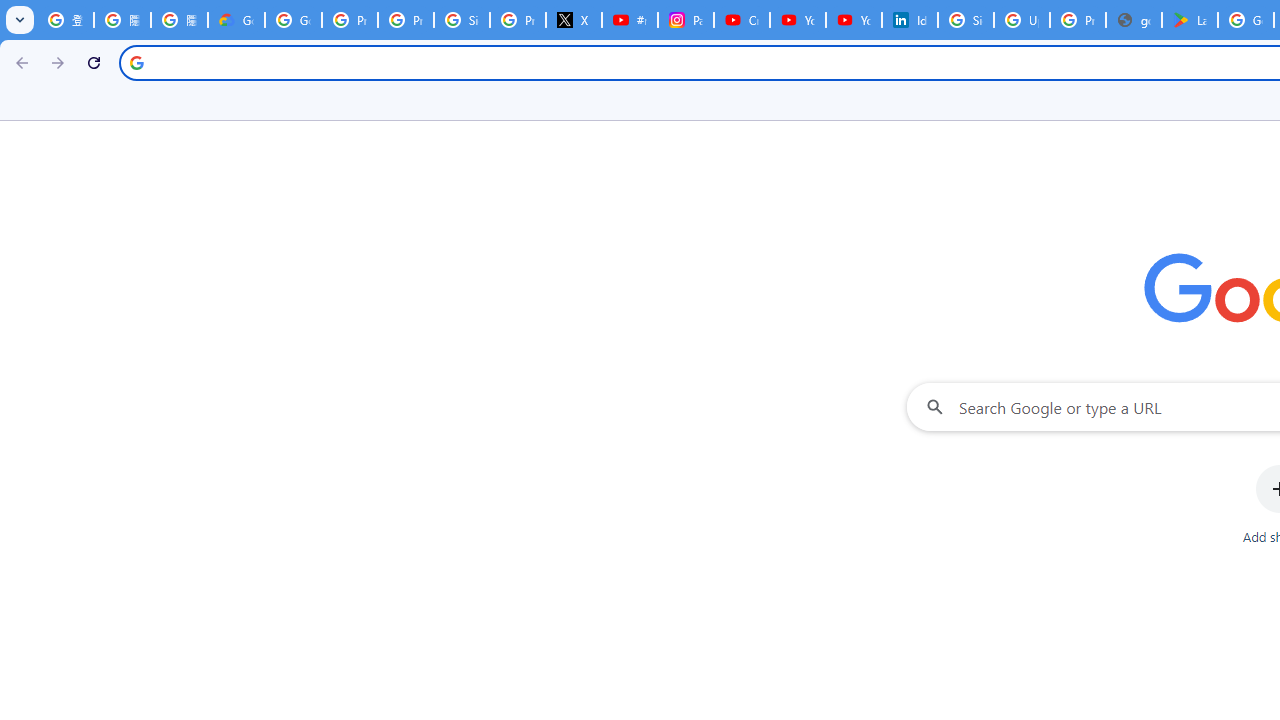  Describe the element at coordinates (966, 20) in the screenshot. I see `'Sign in - Google Accounts'` at that location.